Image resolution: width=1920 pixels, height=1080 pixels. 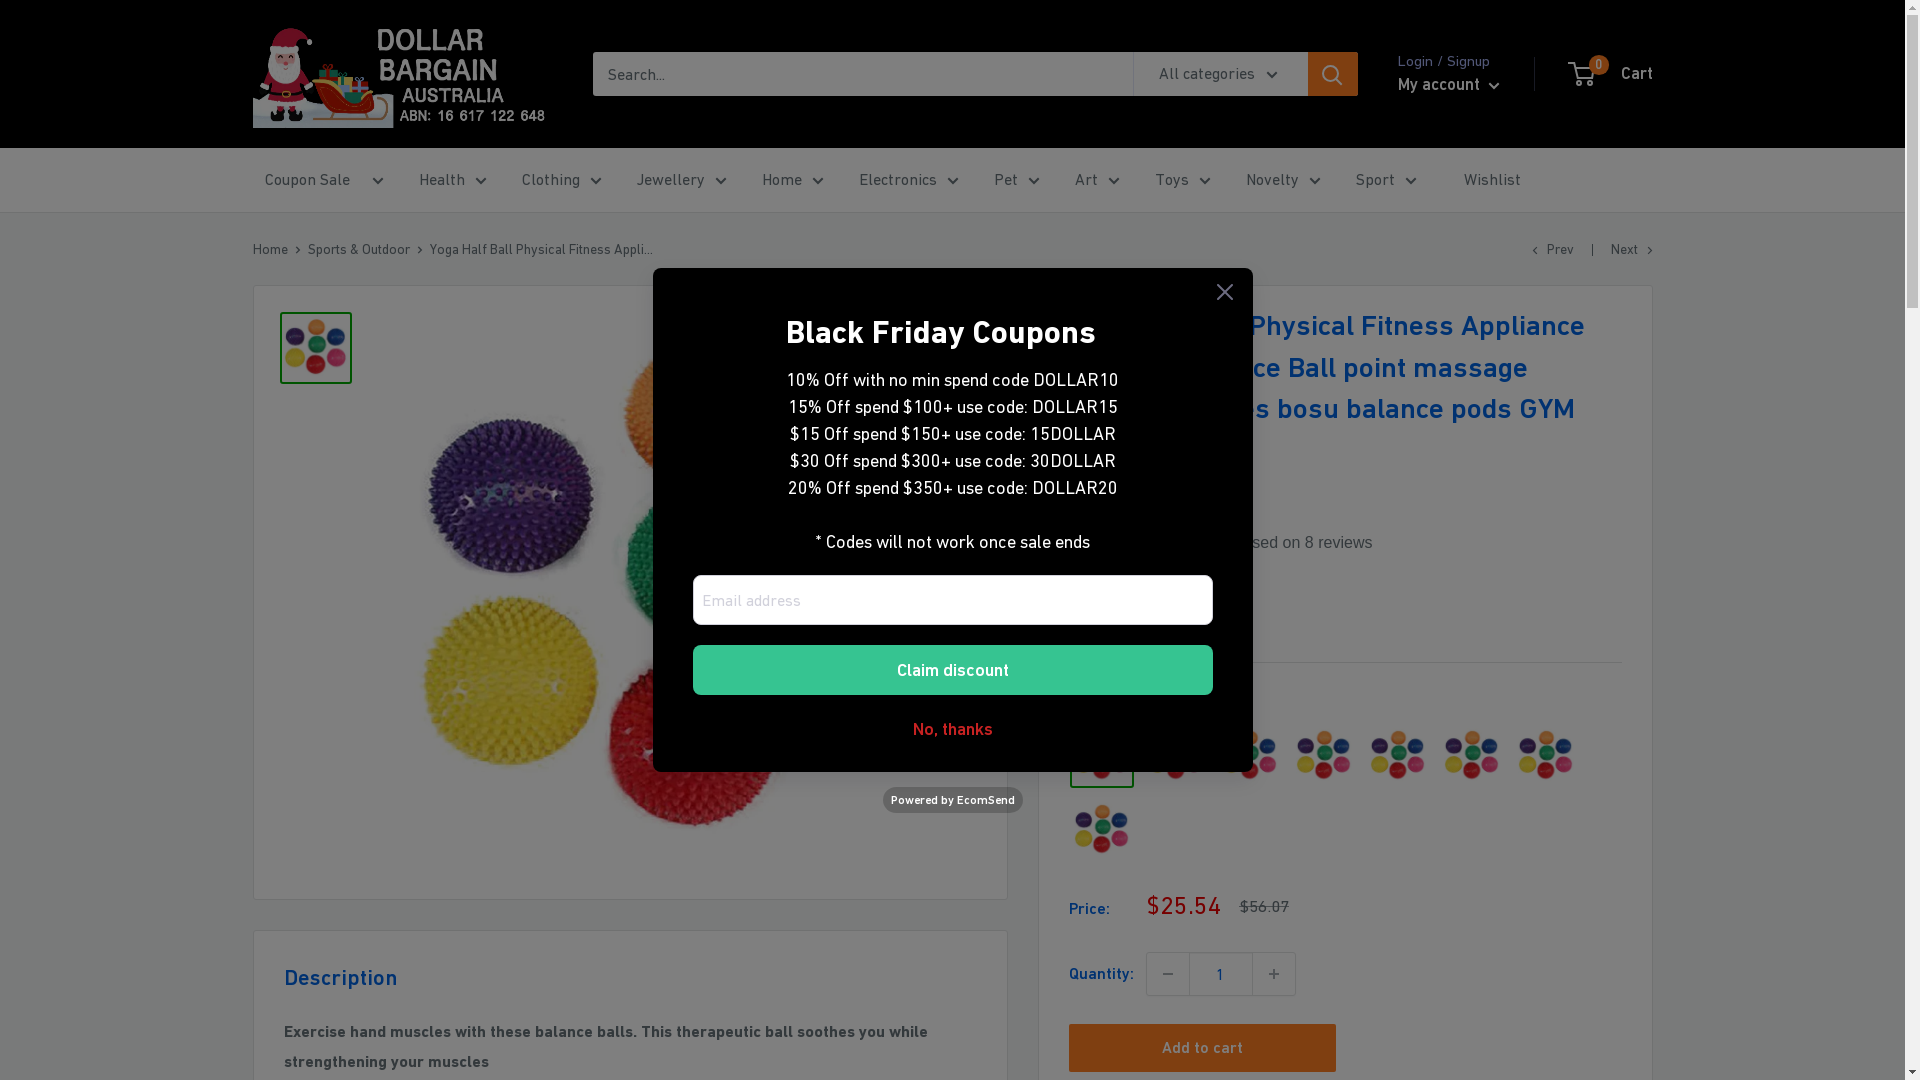 I want to click on 'Decrease quantity by 1', so click(x=1166, y=973).